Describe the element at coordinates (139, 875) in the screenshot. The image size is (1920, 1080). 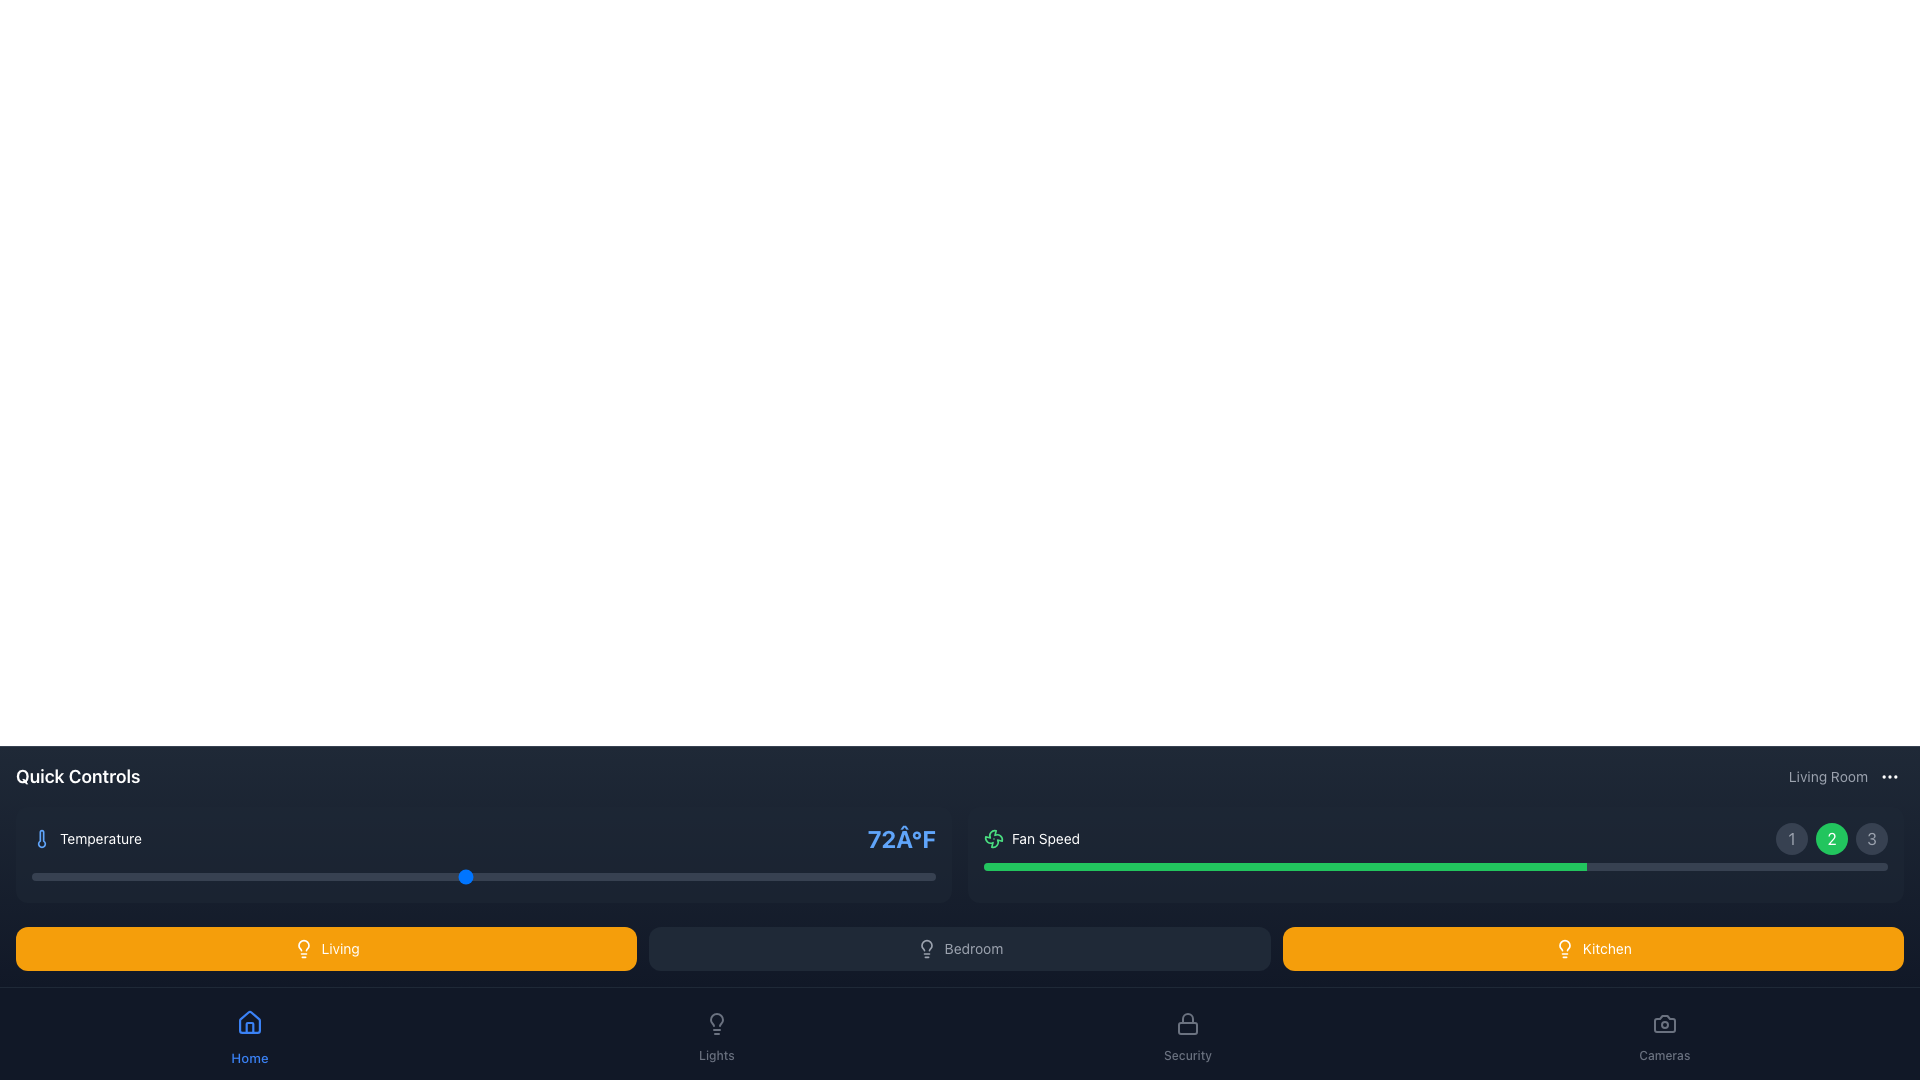
I see `the temperature` at that location.